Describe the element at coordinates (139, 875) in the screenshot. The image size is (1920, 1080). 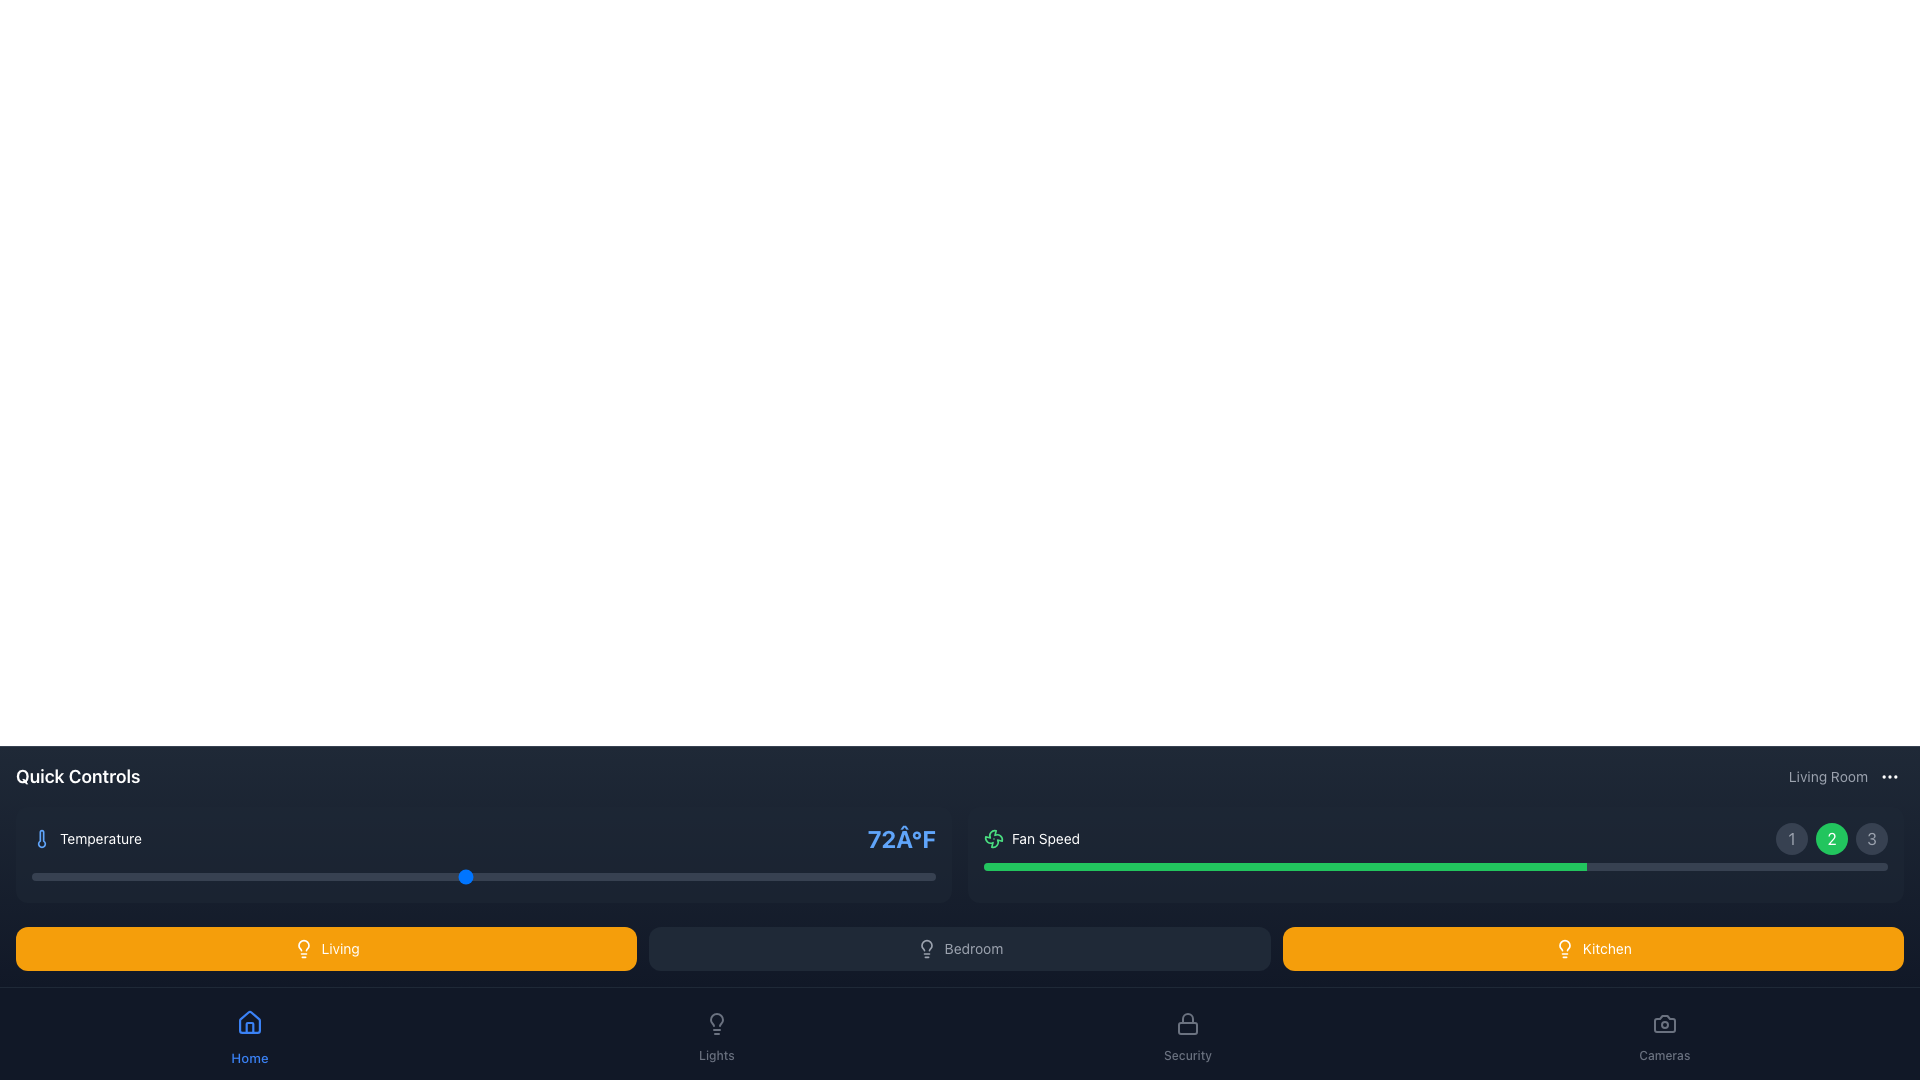
I see `the temperature` at that location.